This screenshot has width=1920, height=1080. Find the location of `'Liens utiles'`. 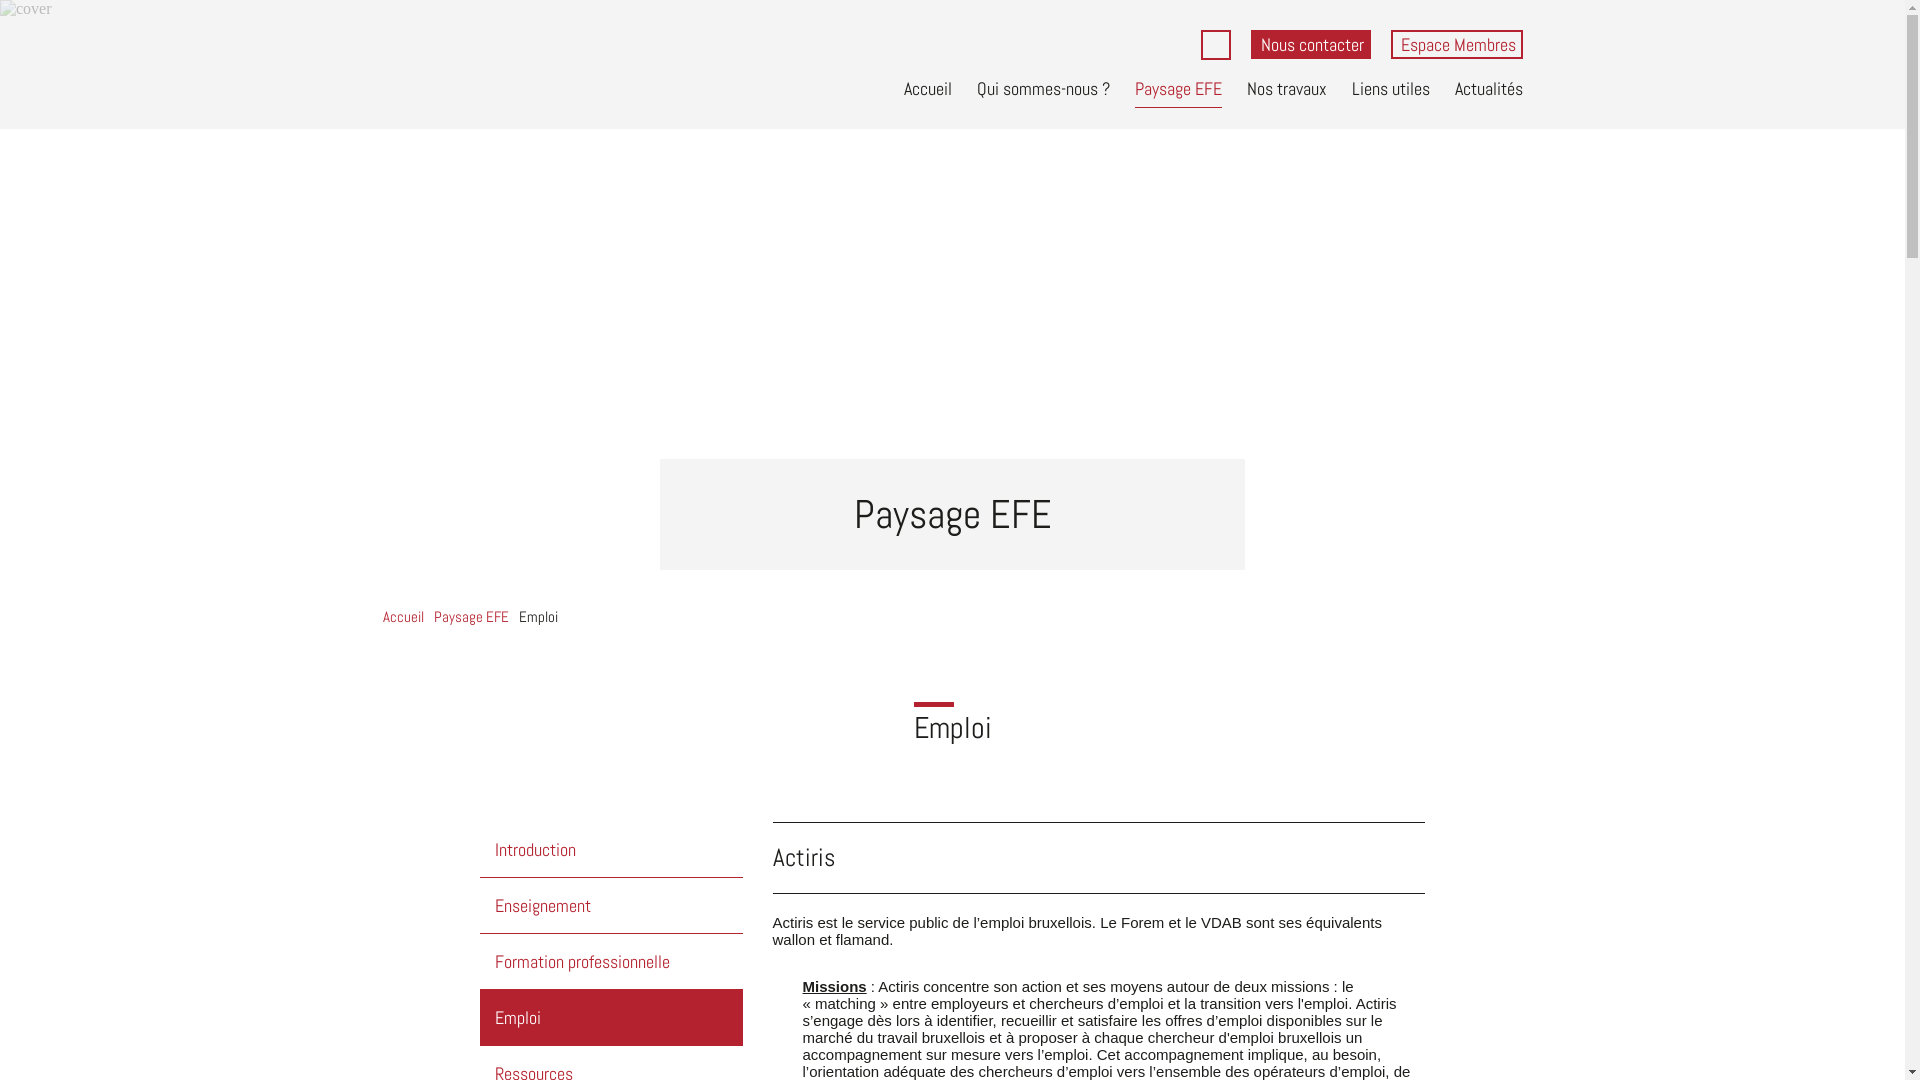

'Liens utiles' is located at coordinates (1390, 82).